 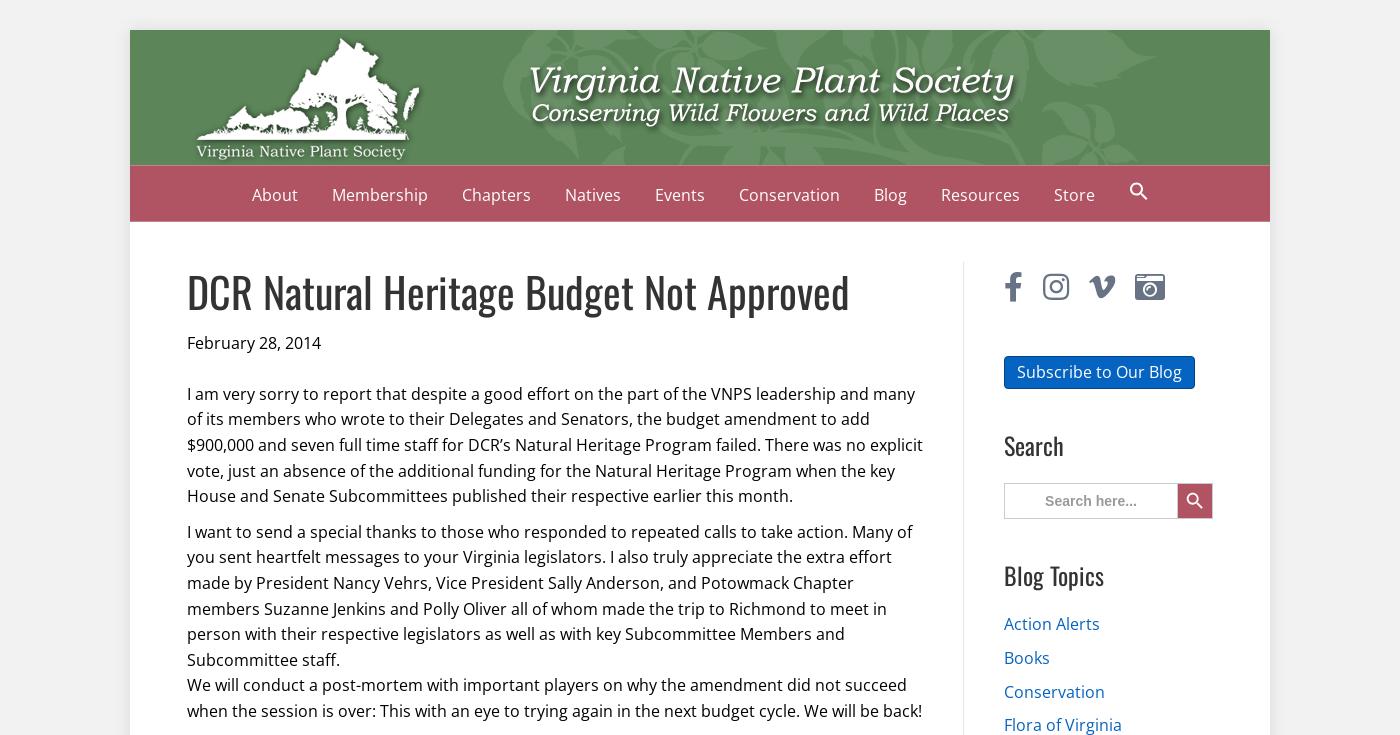 I want to click on 'Books', so click(x=1027, y=656).